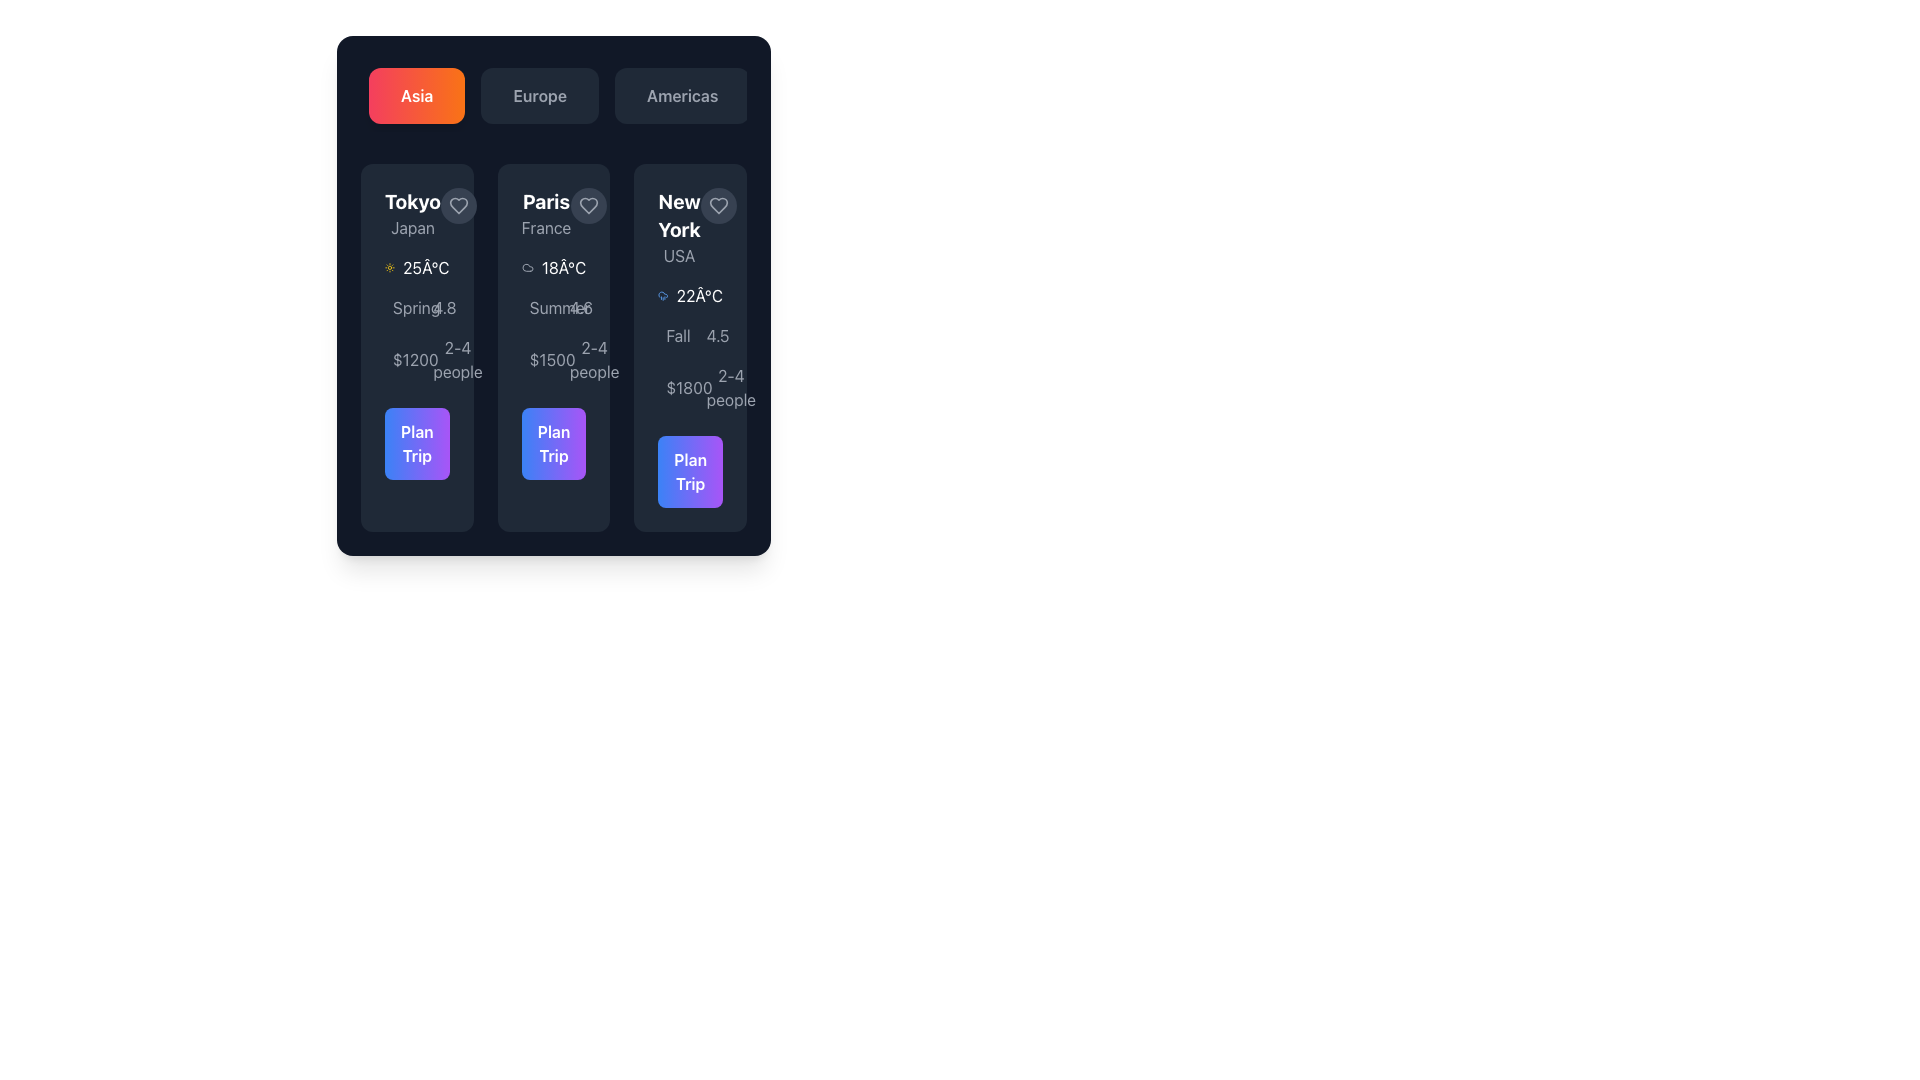  Describe the element at coordinates (436, 308) in the screenshot. I see `the text displaying the rating or score for the trip under the 'Tokyo' heading, located below 'Spring' and above '$1200'` at that location.